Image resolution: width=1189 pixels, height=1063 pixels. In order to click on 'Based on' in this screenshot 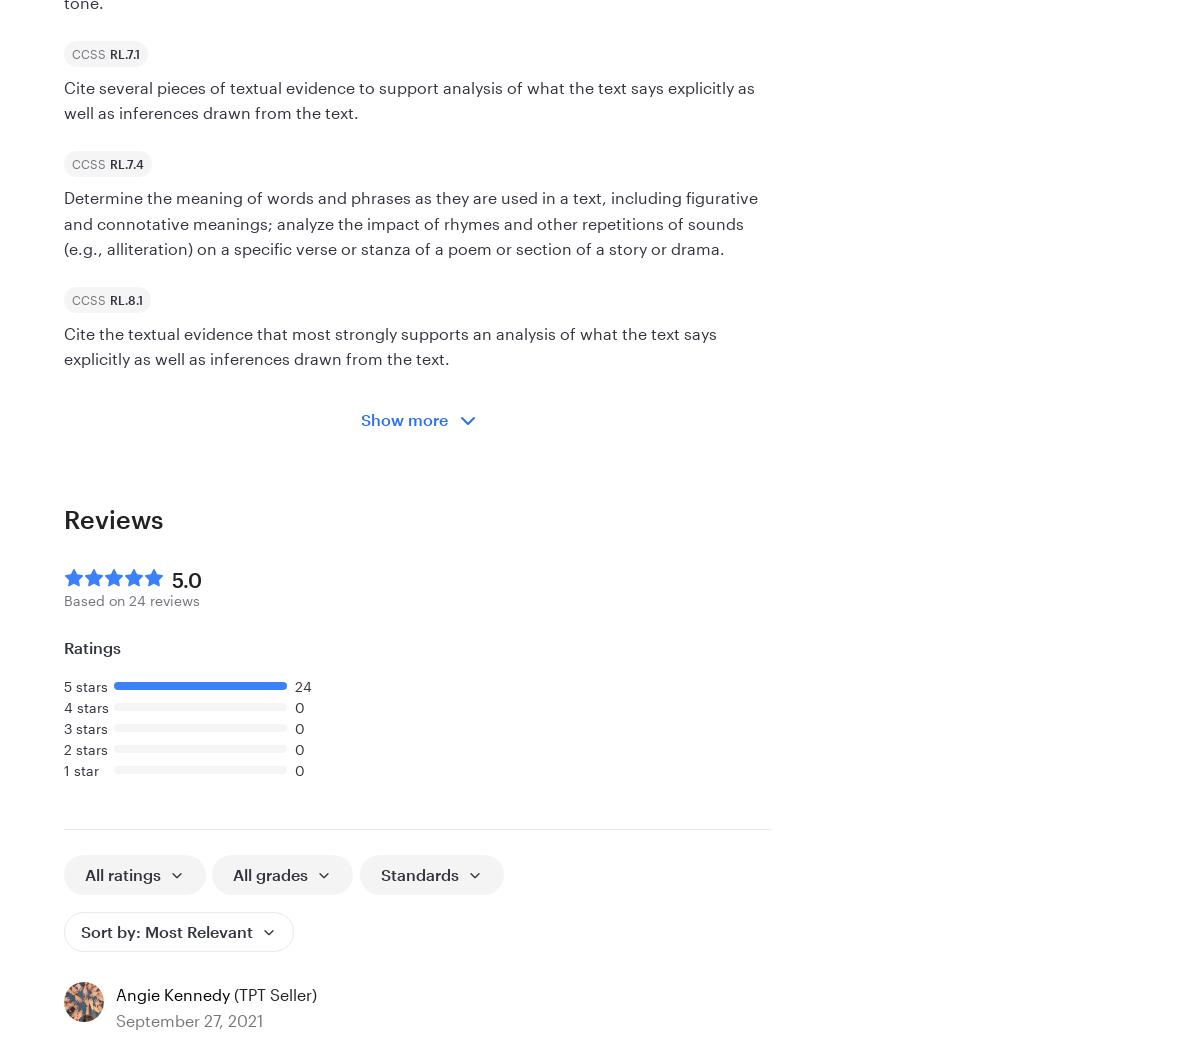, I will do `click(63, 598)`.